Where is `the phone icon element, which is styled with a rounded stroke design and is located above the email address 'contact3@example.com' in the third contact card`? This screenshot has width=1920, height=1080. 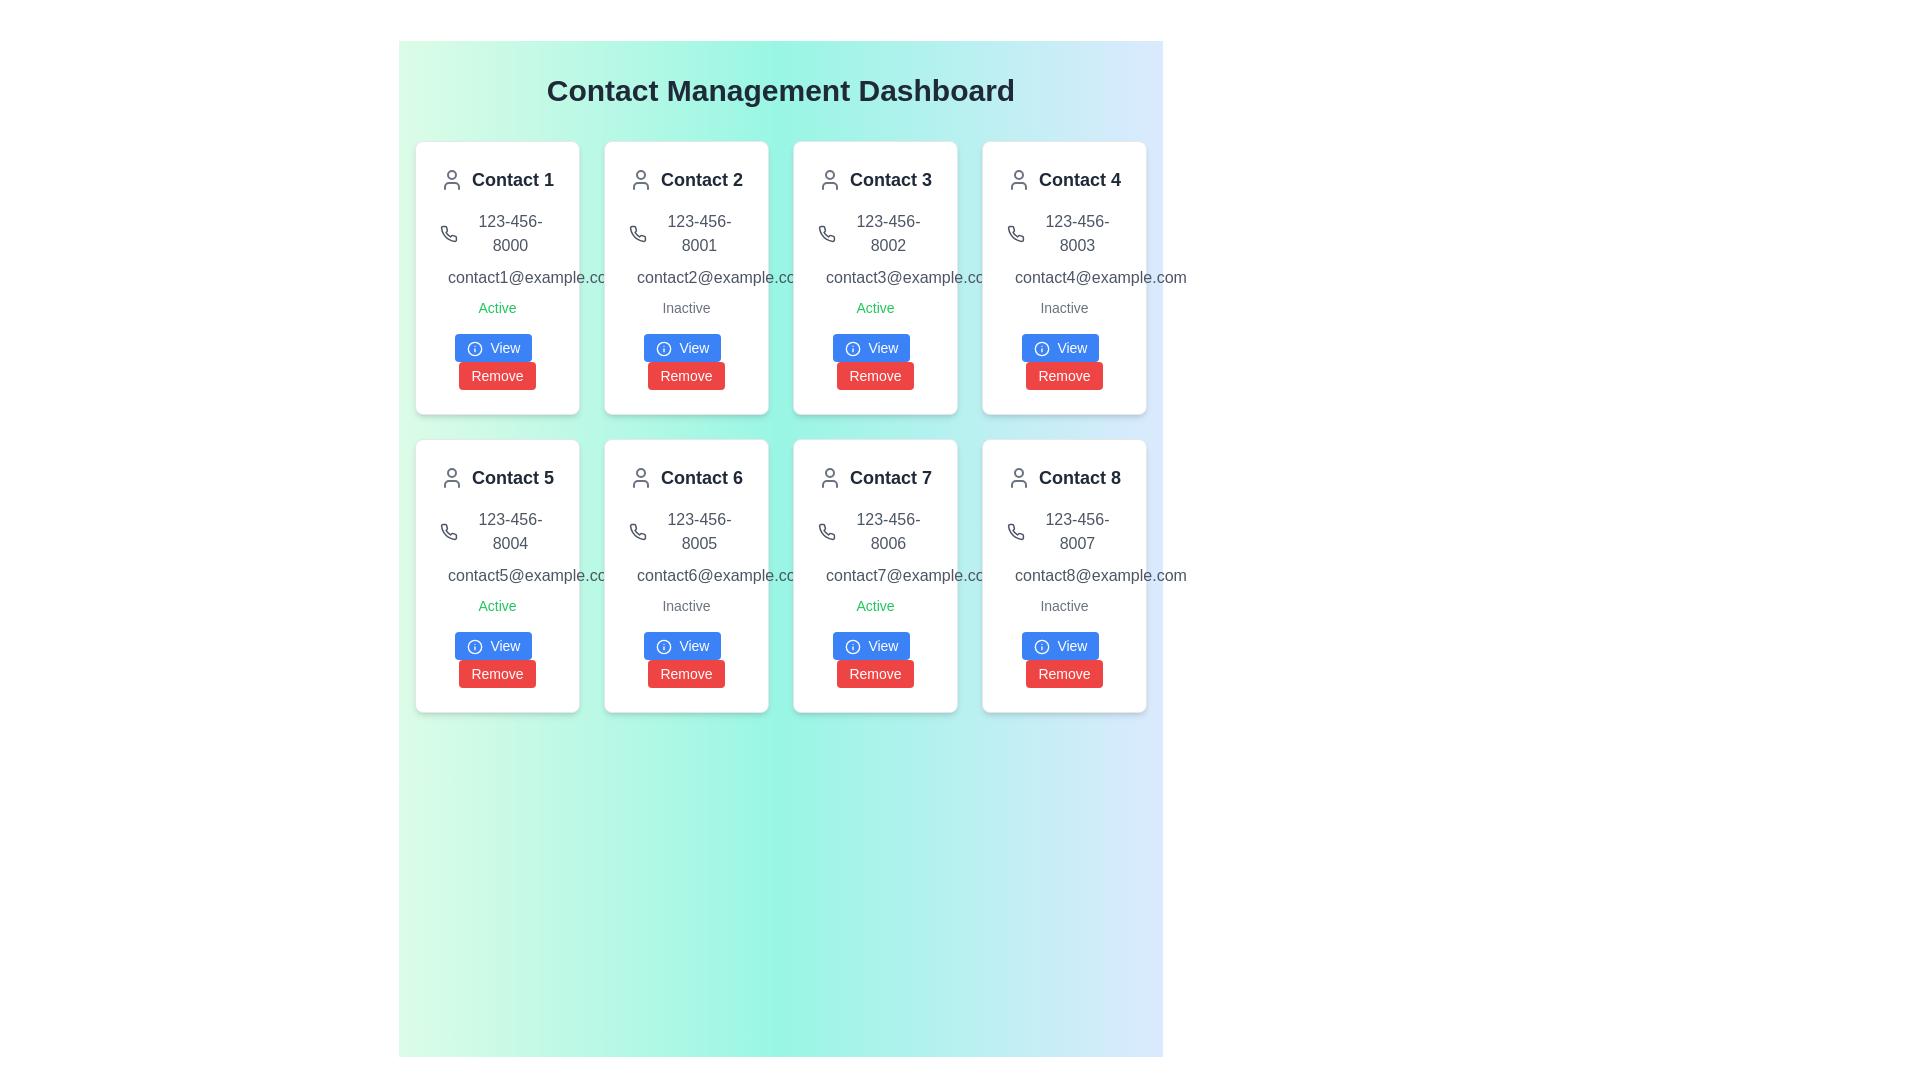
the phone icon element, which is styled with a rounded stroke design and is located above the email address 'contact3@example.com' in the third contact card is located at coordinates (826, 232).